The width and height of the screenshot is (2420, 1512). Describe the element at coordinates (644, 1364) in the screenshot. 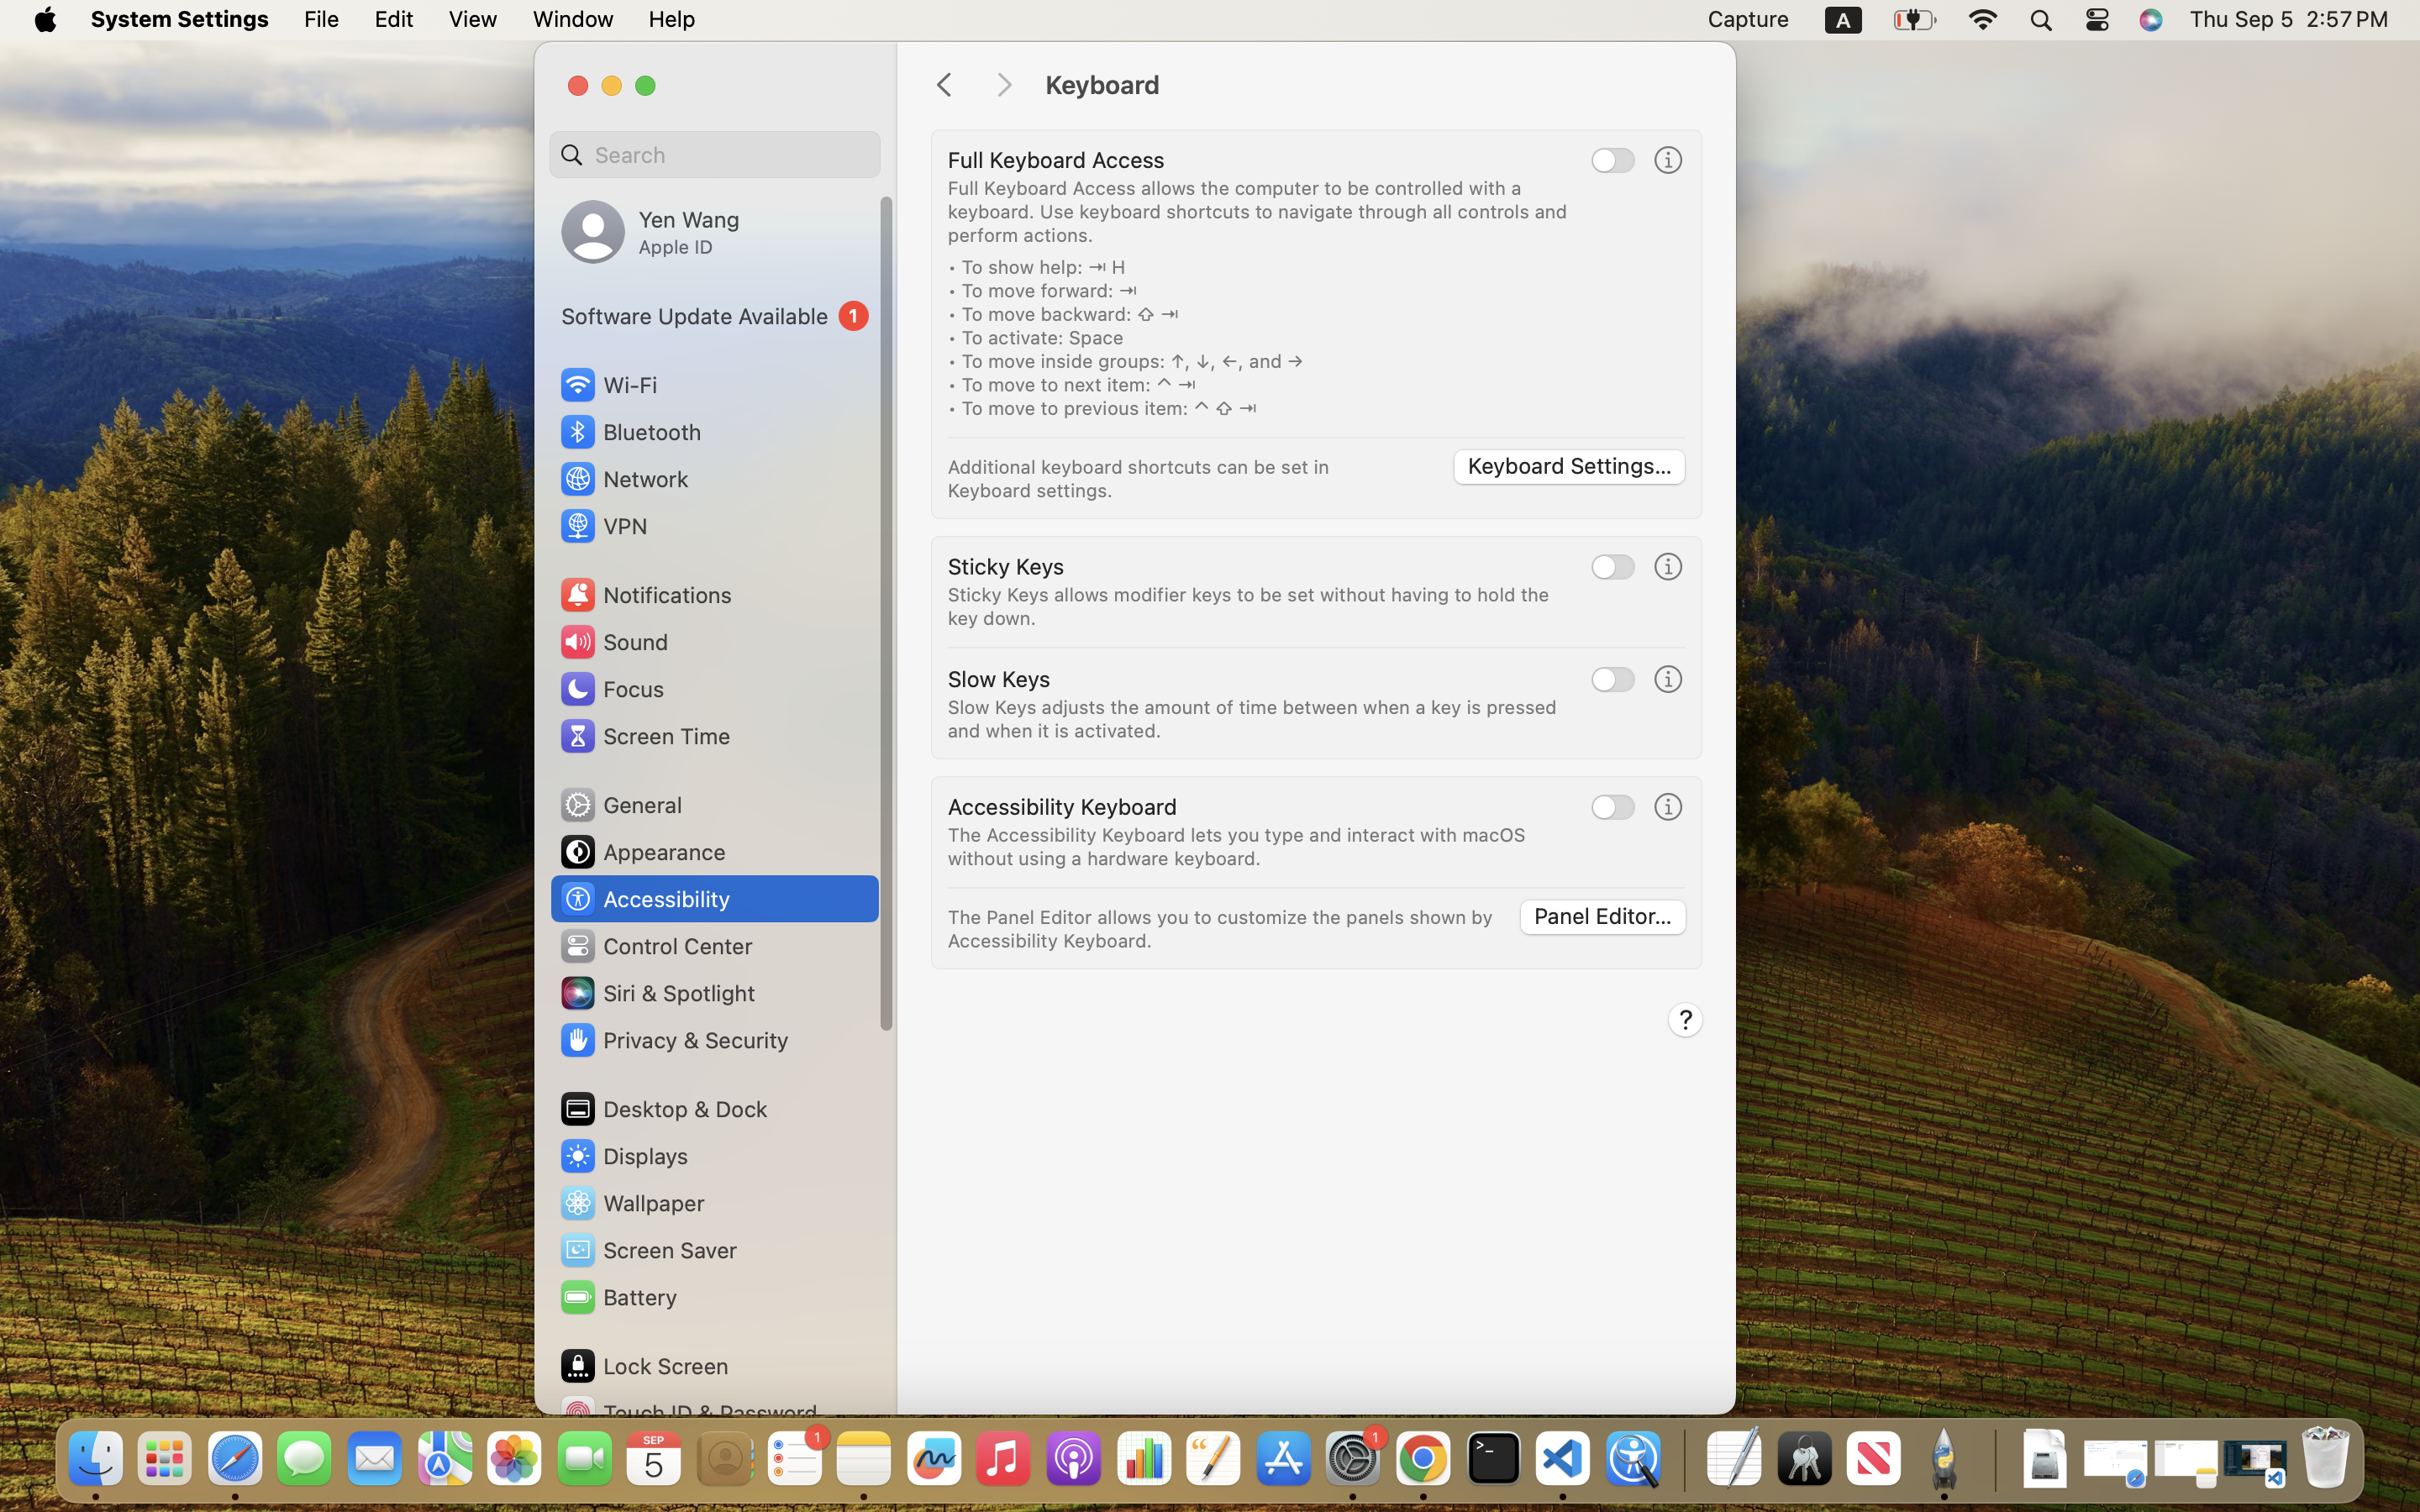

I see `'Lock Screen'` at that location.